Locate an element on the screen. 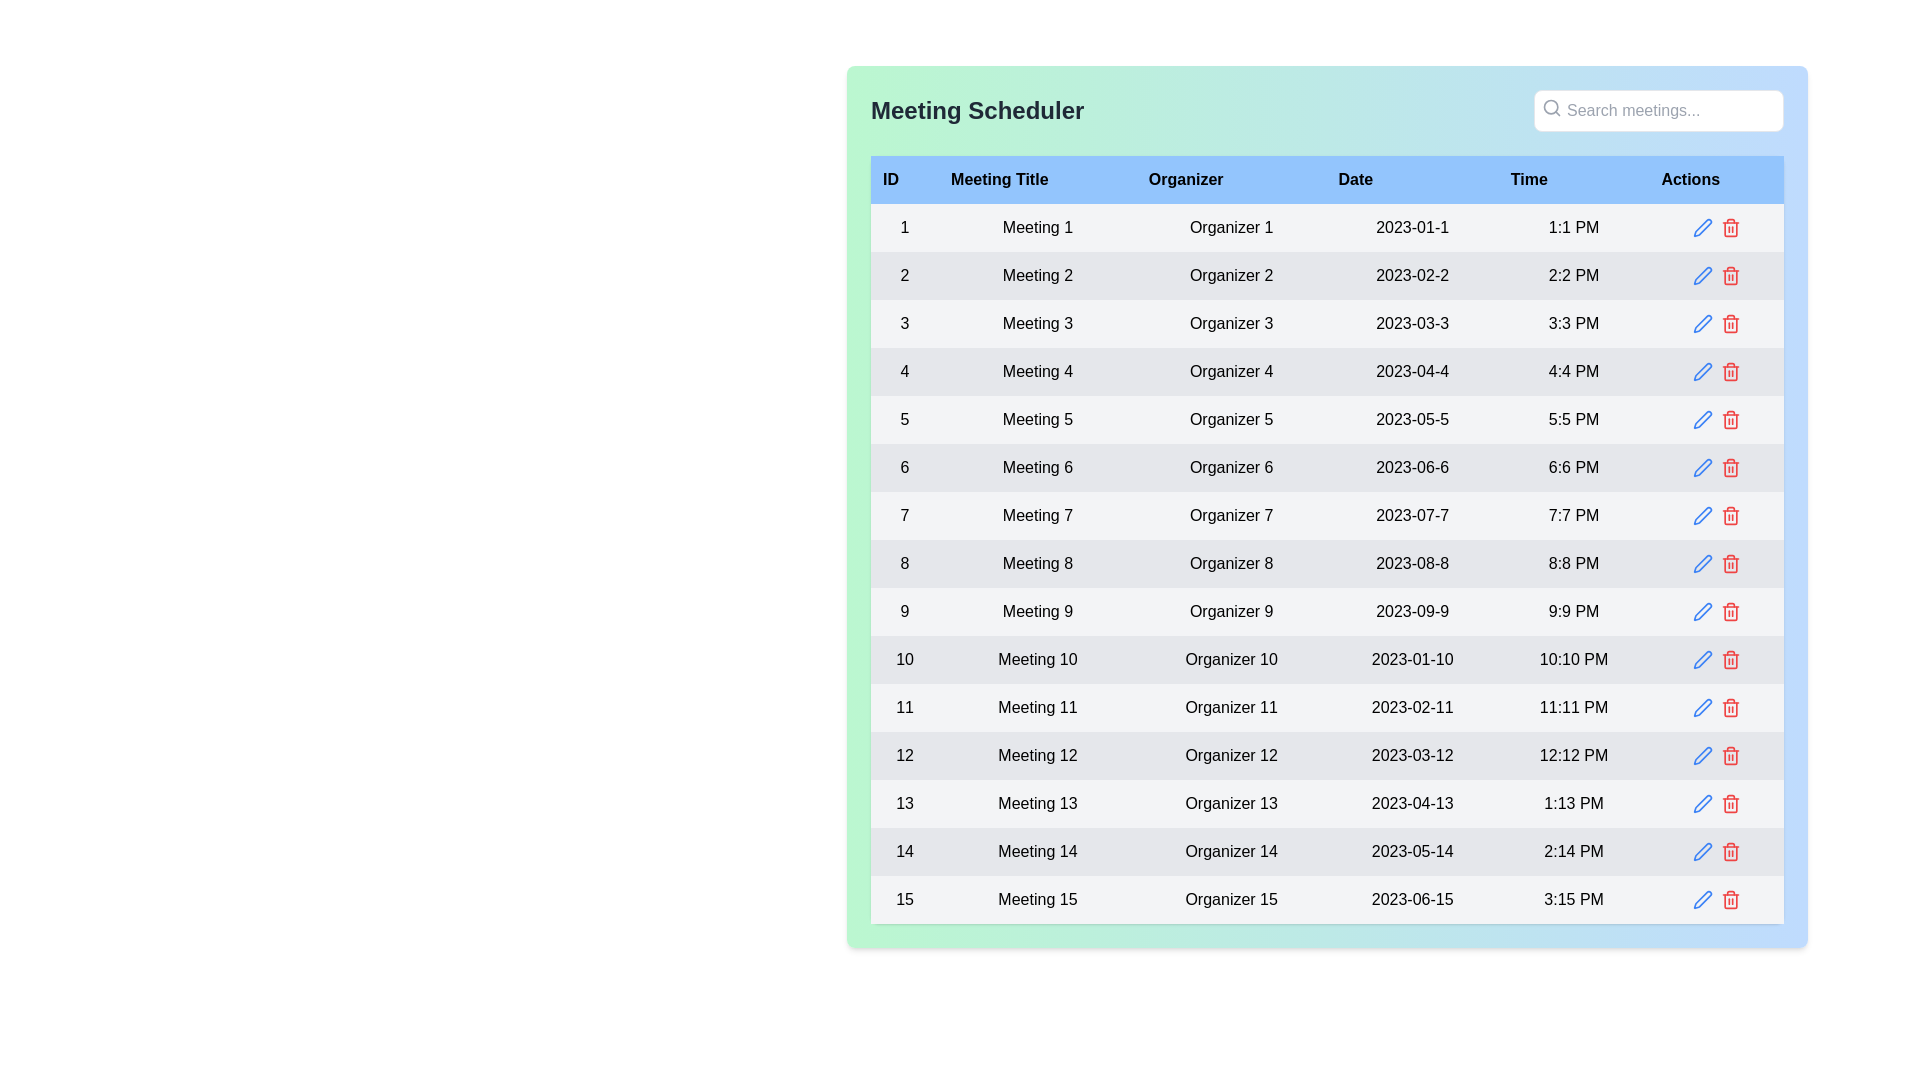  the red trash can icon in the 'Actions' column of the table aligned with the 15th row is located at coordinates (1715, 898).